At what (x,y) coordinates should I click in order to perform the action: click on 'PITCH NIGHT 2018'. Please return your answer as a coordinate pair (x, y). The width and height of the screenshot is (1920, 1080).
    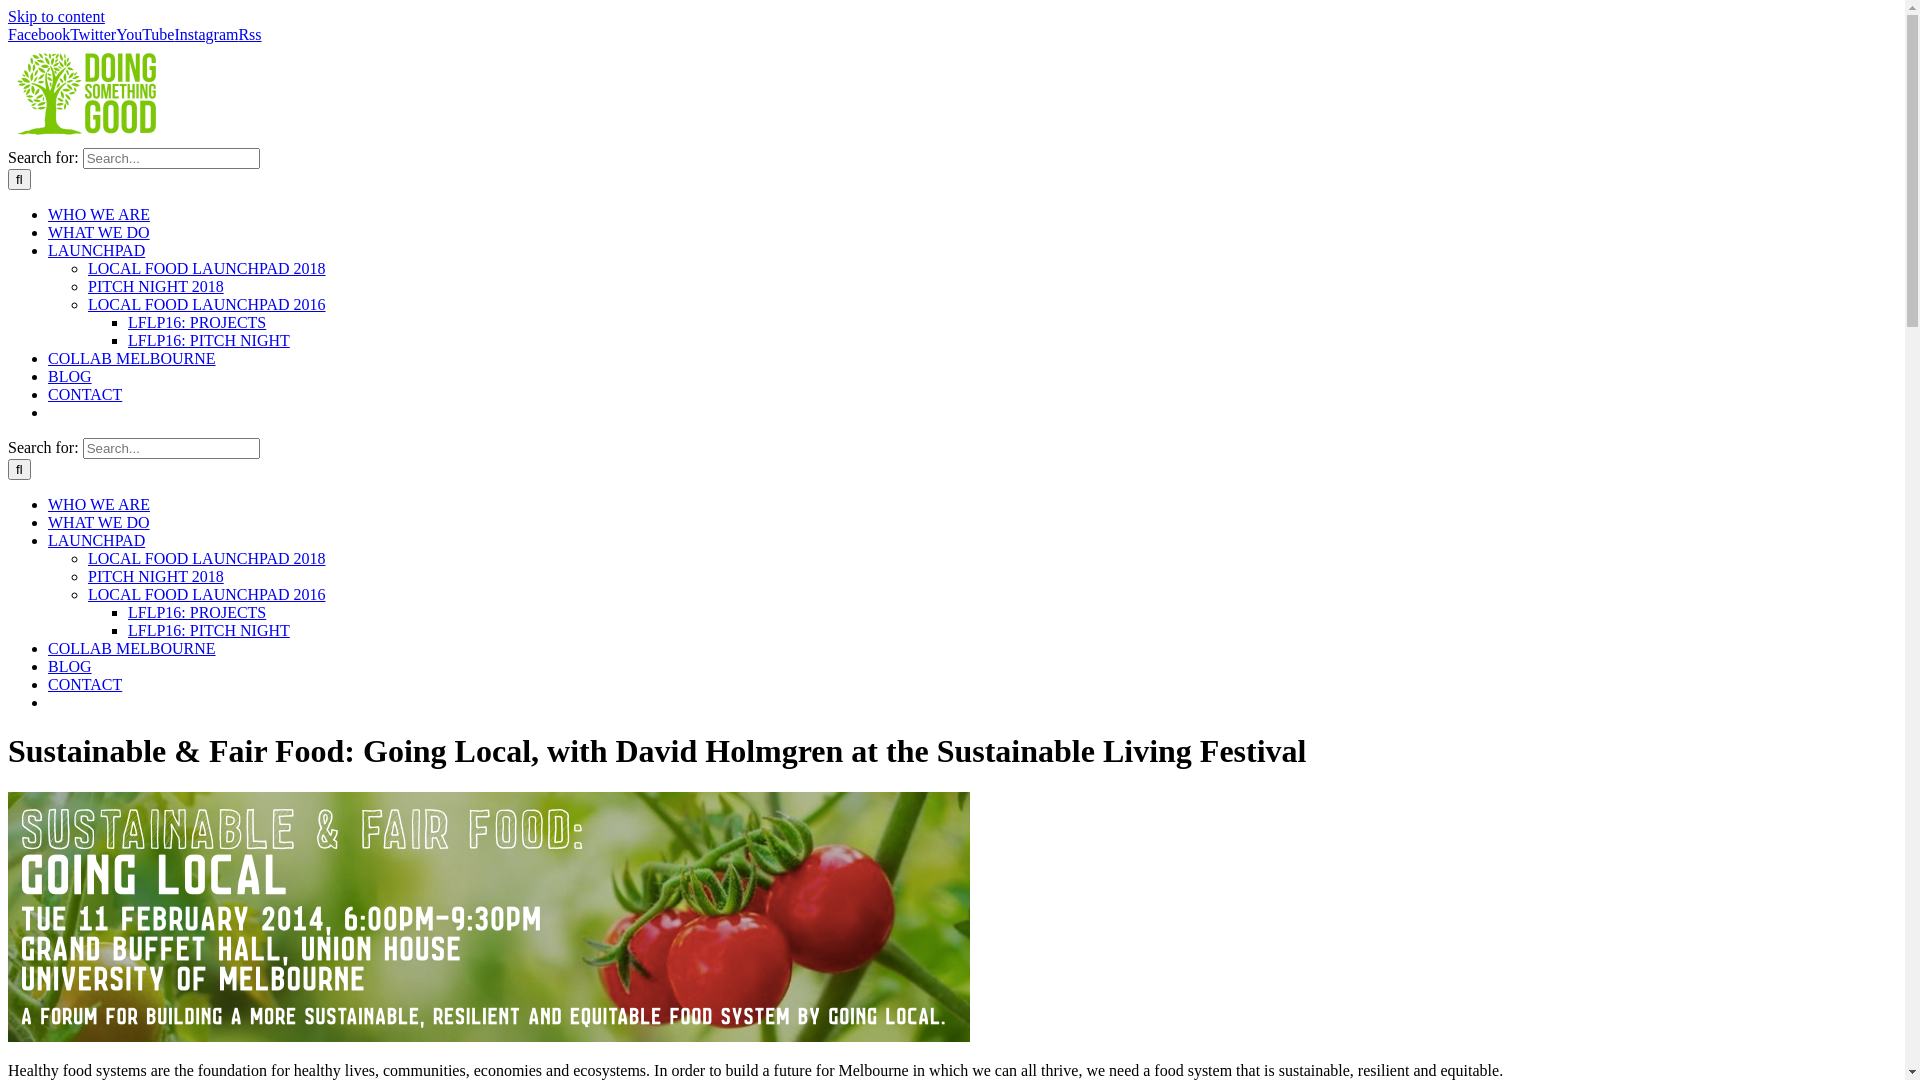
    Looking at the image, I should click on (155, 286).